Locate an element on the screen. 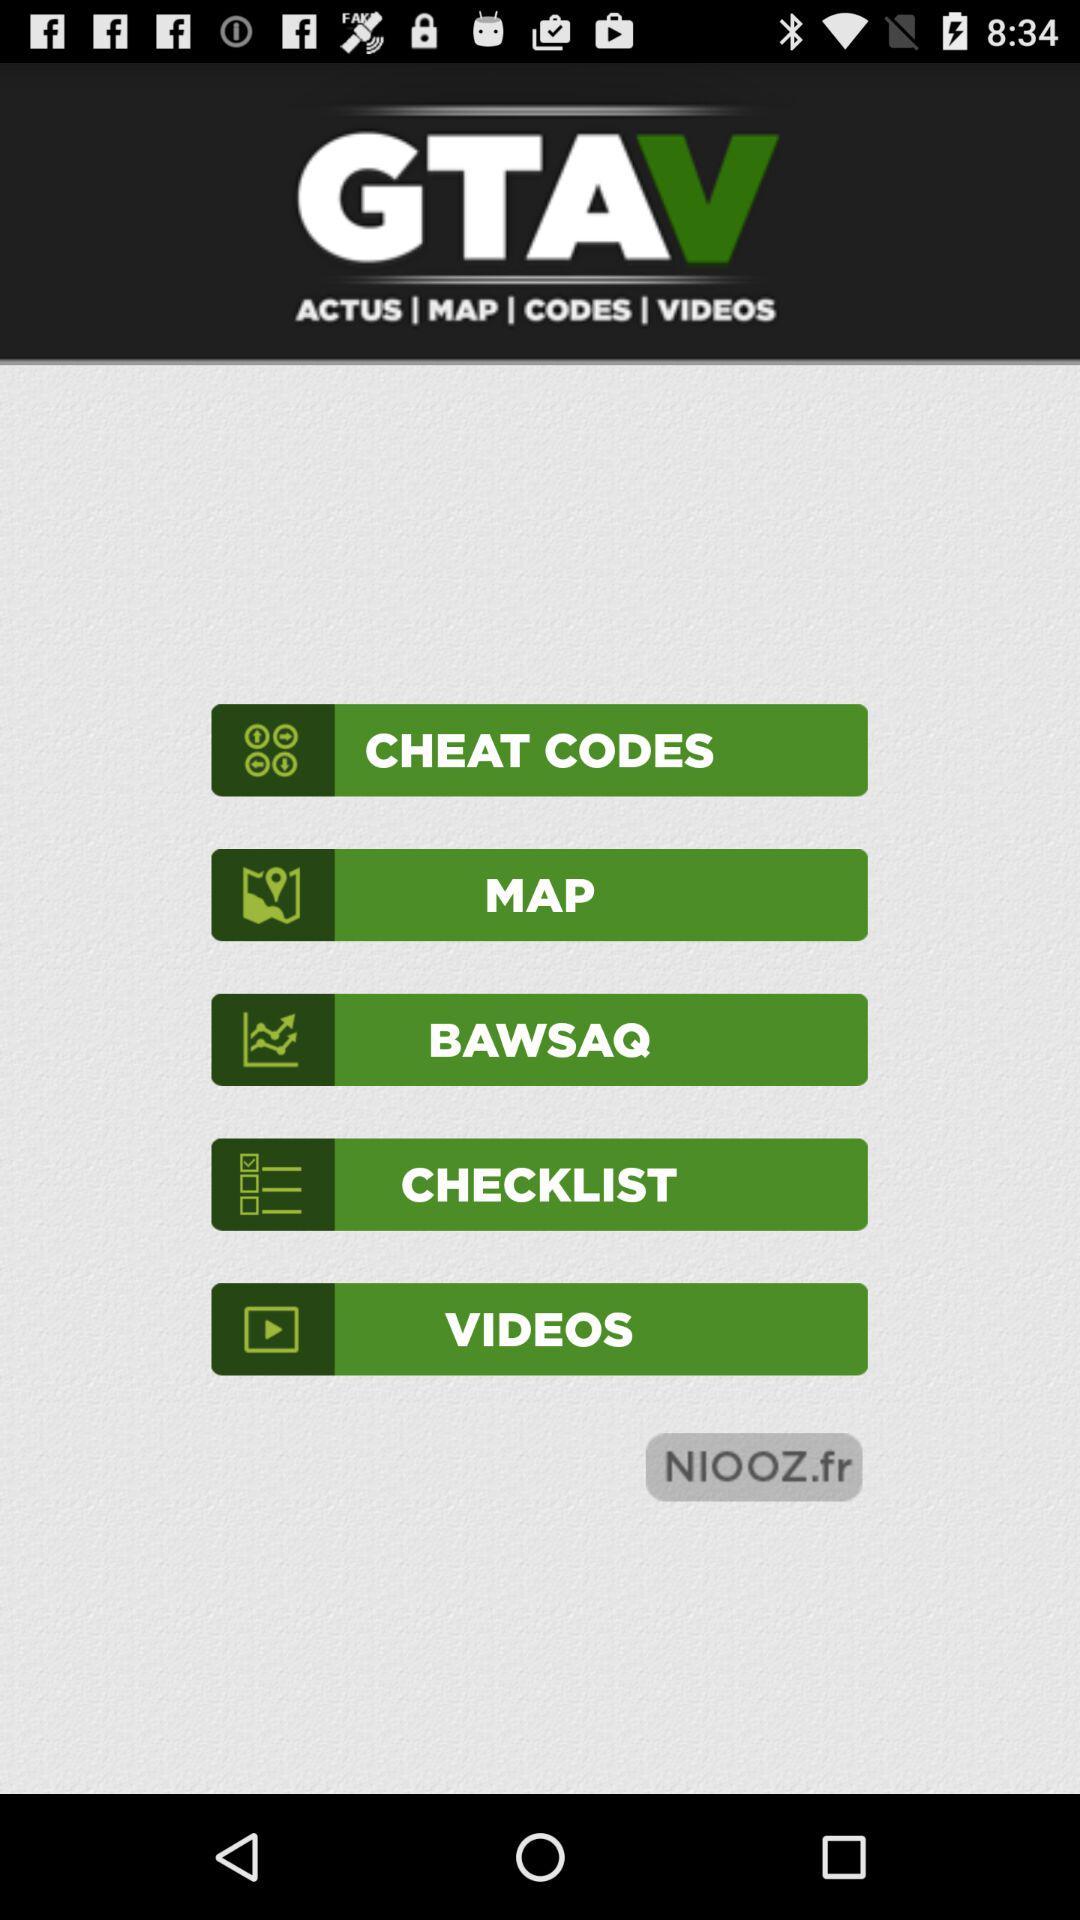 Image resolution: width=1080 pixels, height=1920 pixels. the map item is located at coordinates (538, 894).